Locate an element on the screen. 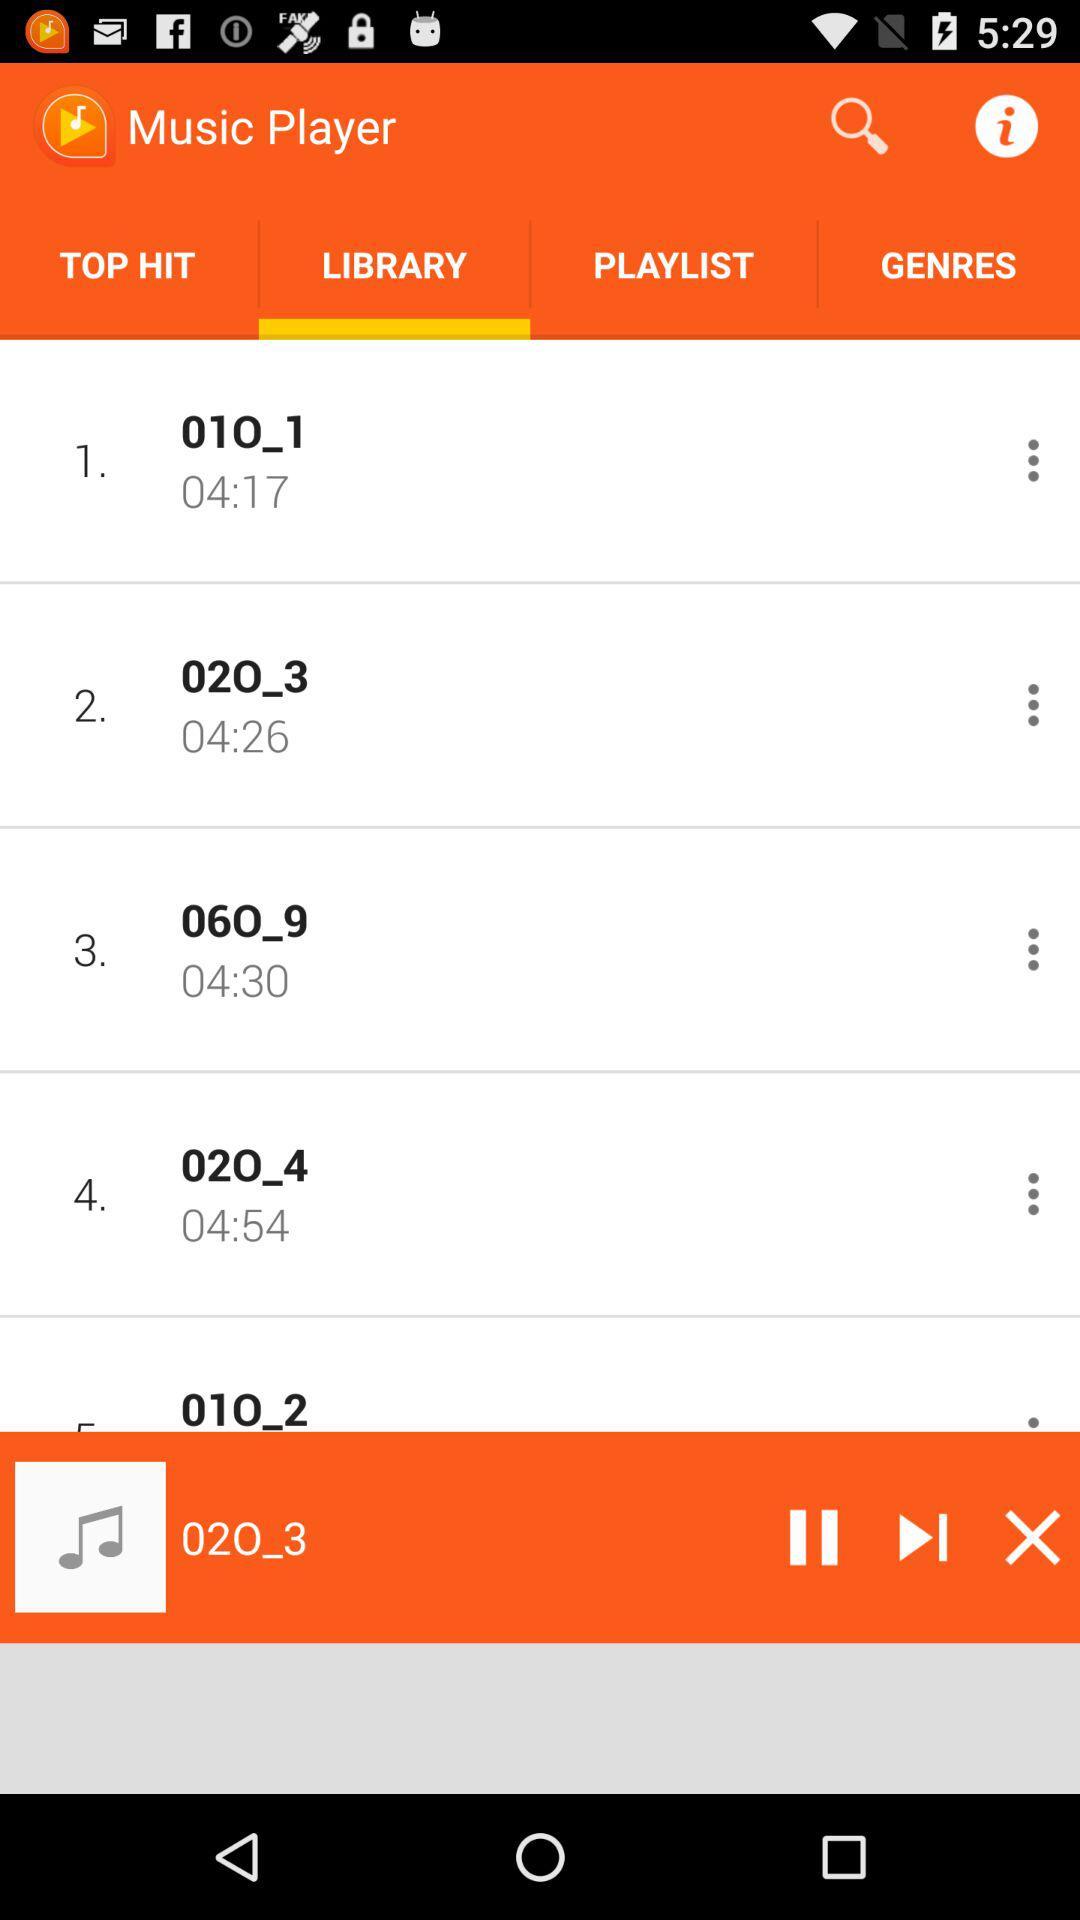  top hit item is located at coordinates (129, 263).